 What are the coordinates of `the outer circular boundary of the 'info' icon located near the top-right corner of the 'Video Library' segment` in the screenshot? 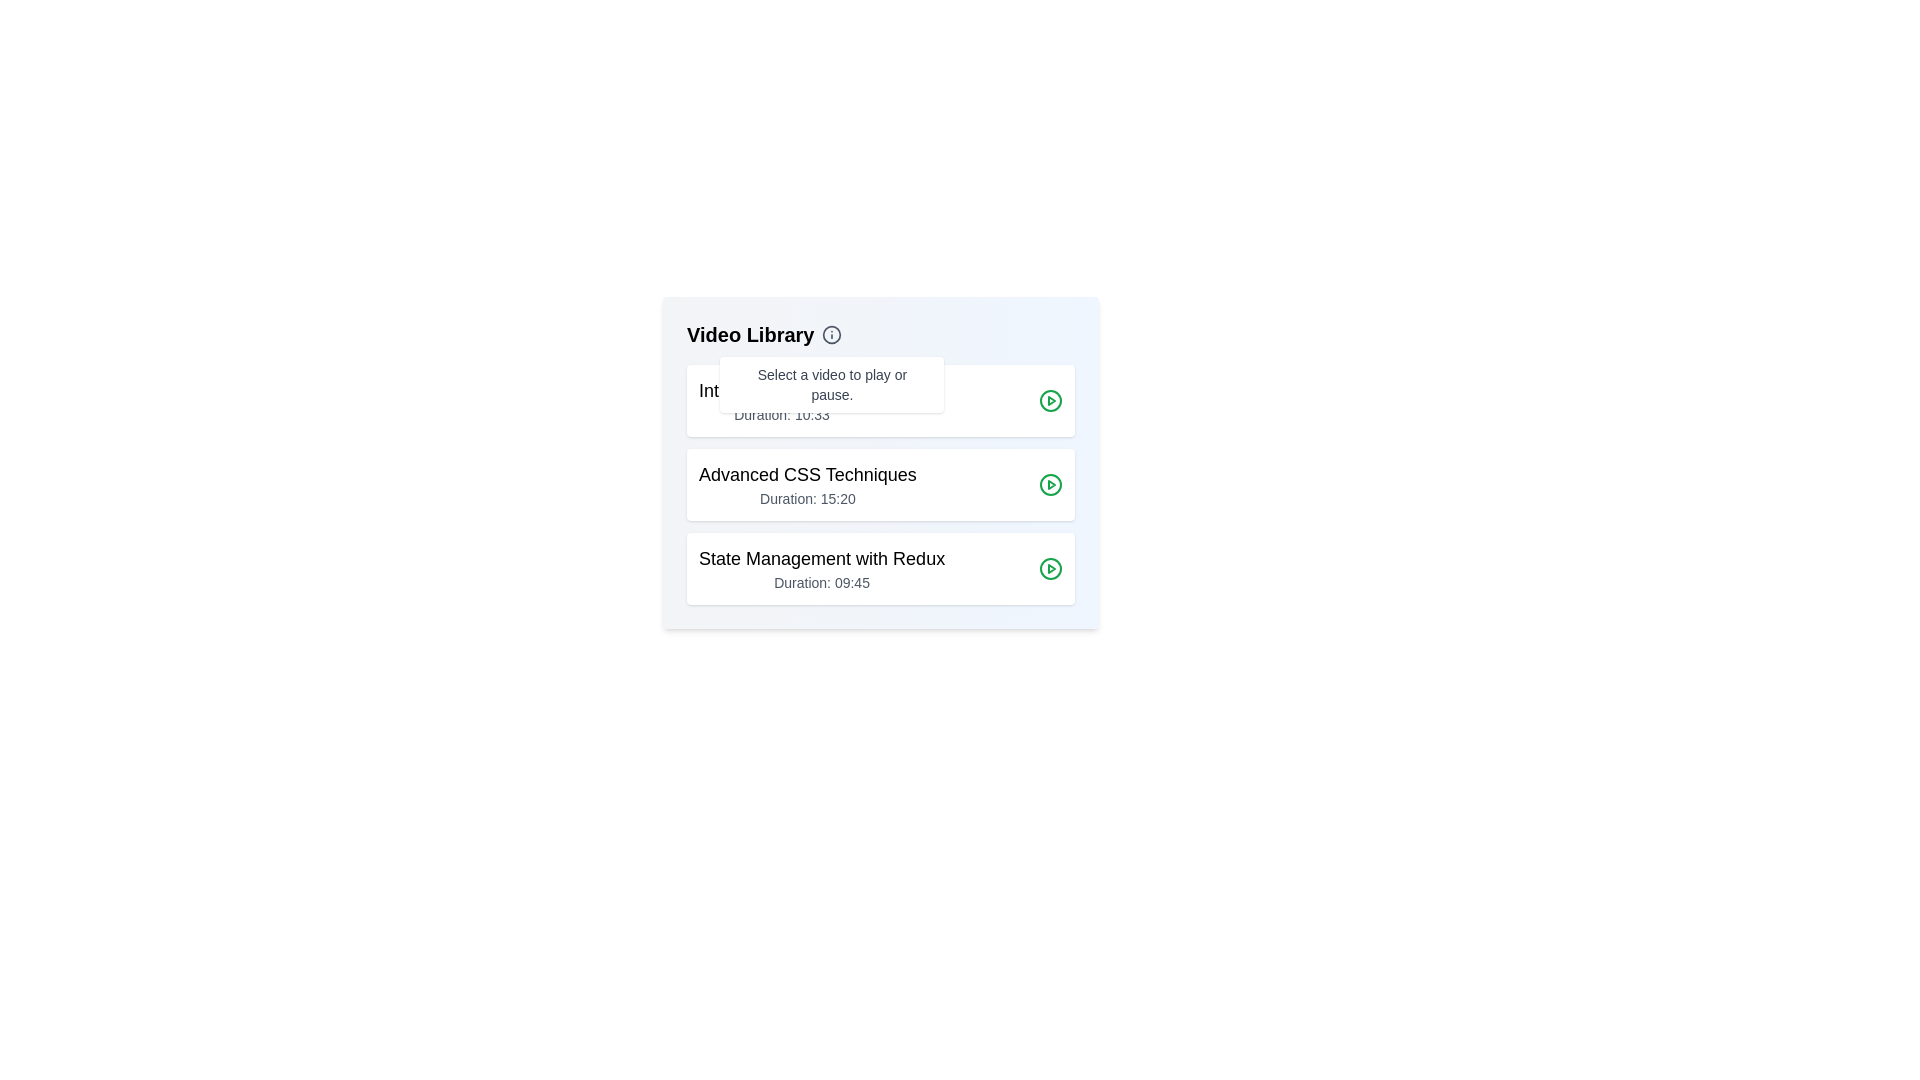 It's located at (832, 334).